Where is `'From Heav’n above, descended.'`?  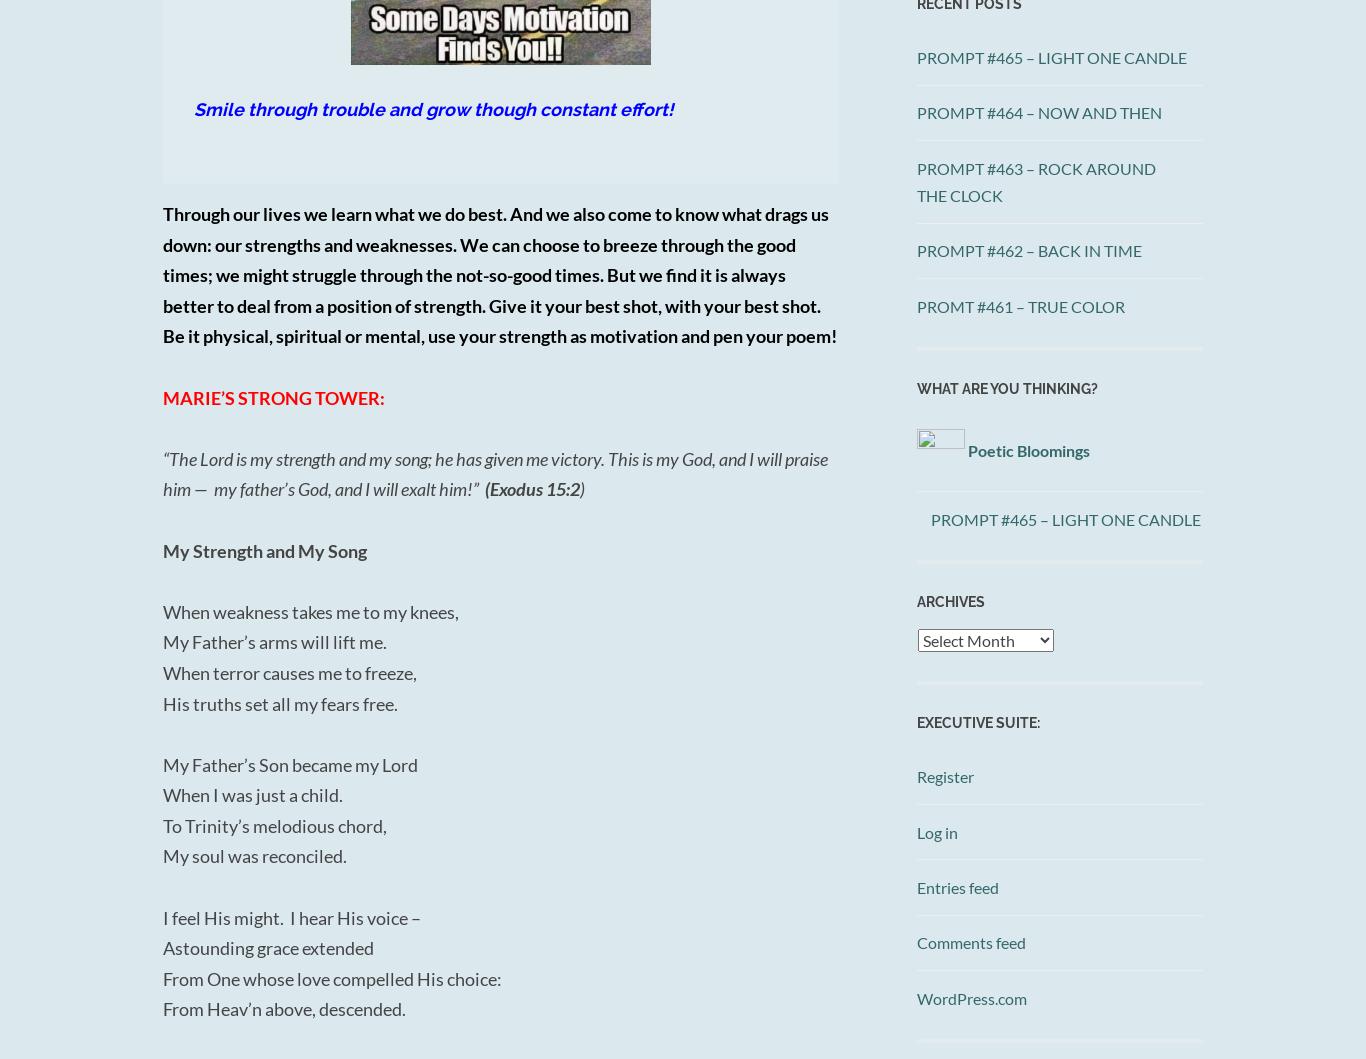
'From Heav’n above, descended.' is located at coordinates (161, 1008).